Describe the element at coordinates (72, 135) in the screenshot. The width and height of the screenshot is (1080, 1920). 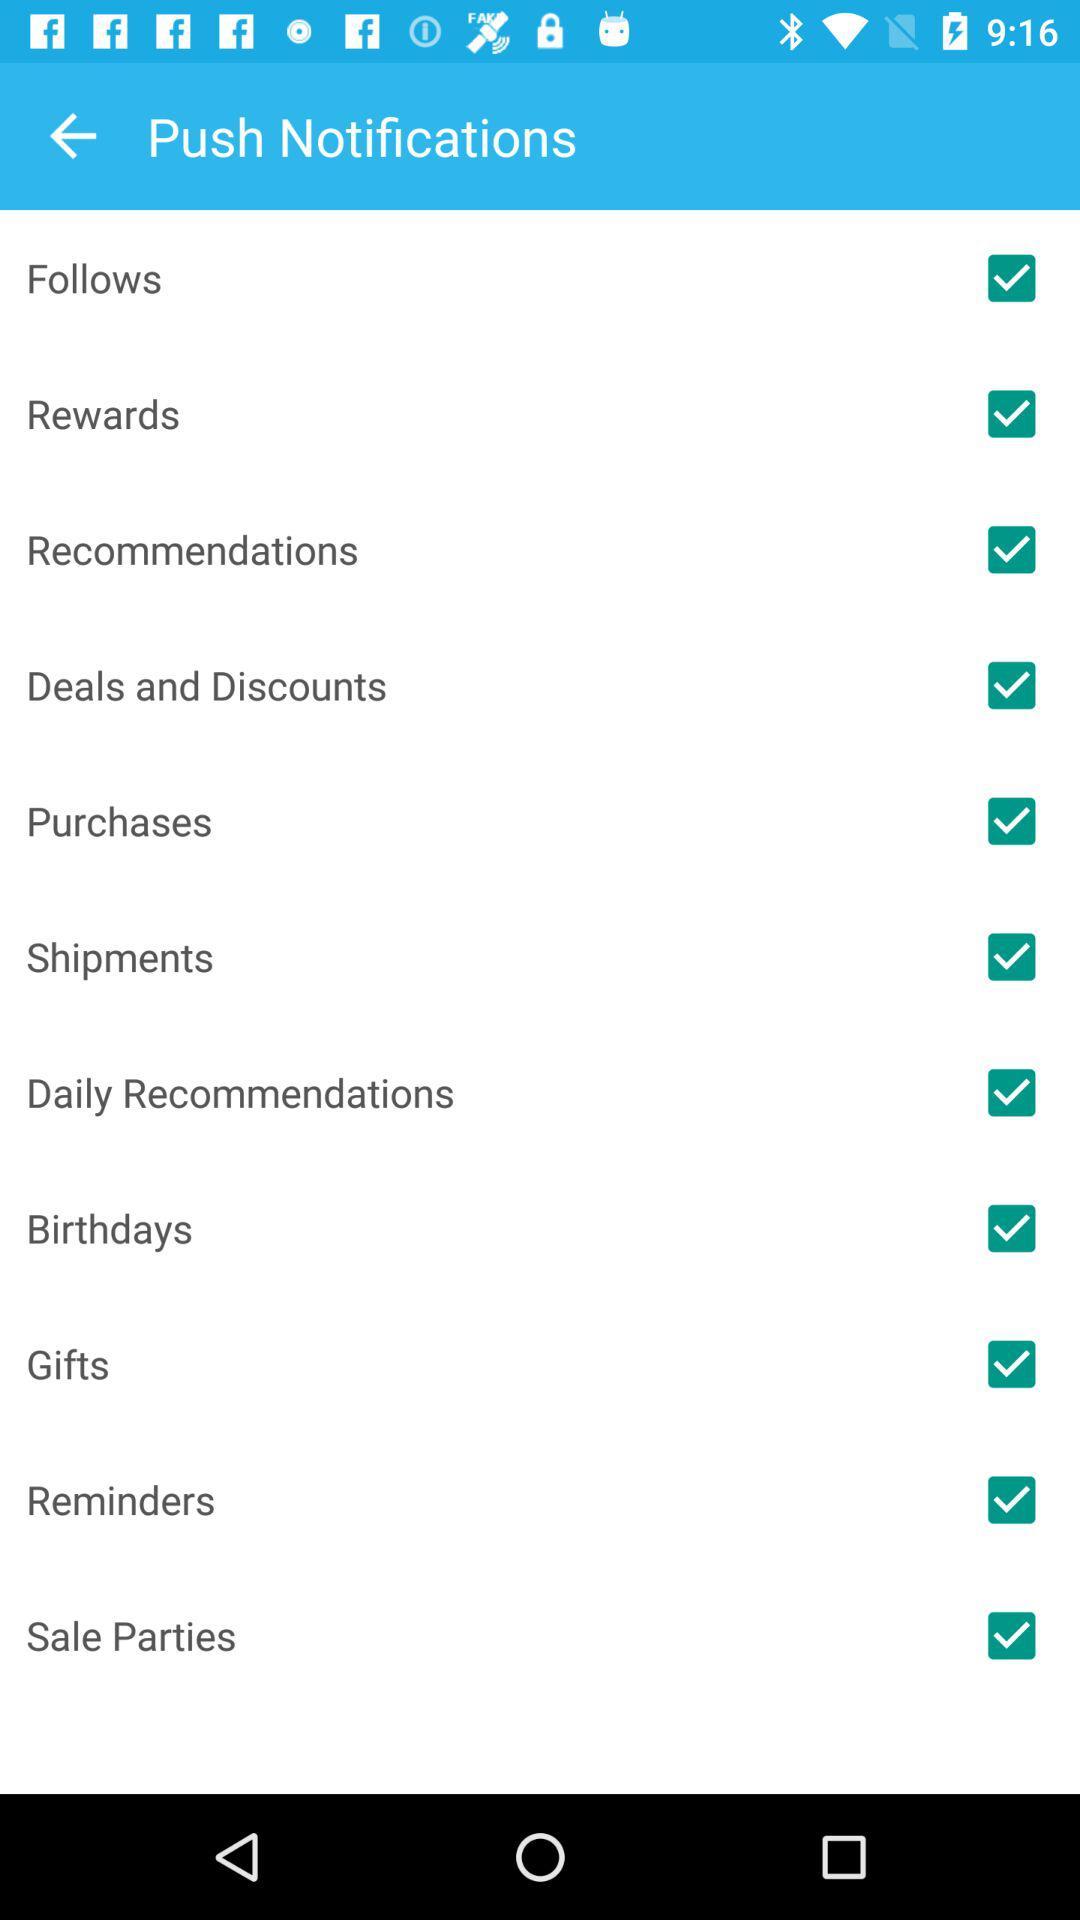
I see `item above follows icon` at that location.